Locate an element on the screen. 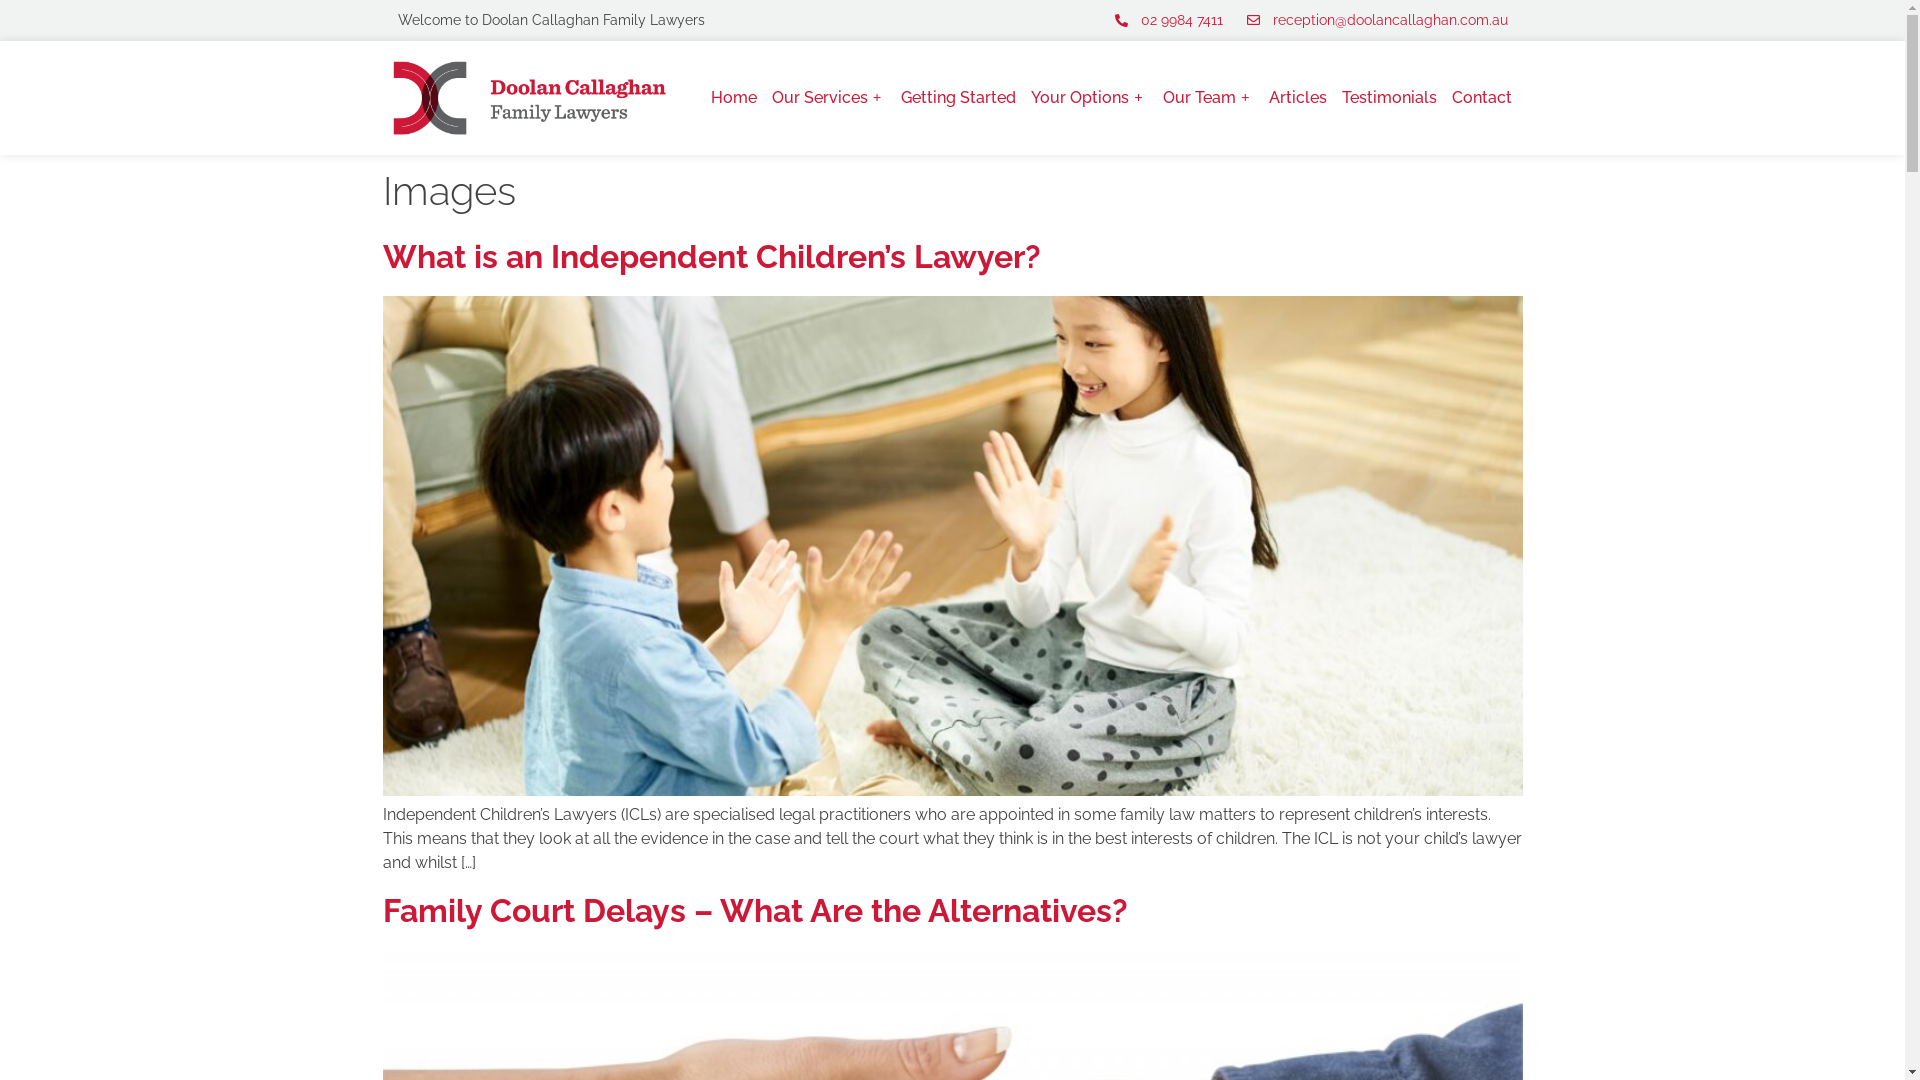  'reception@doolancallaghan.com.au' is located at coordinates (1373, 20).